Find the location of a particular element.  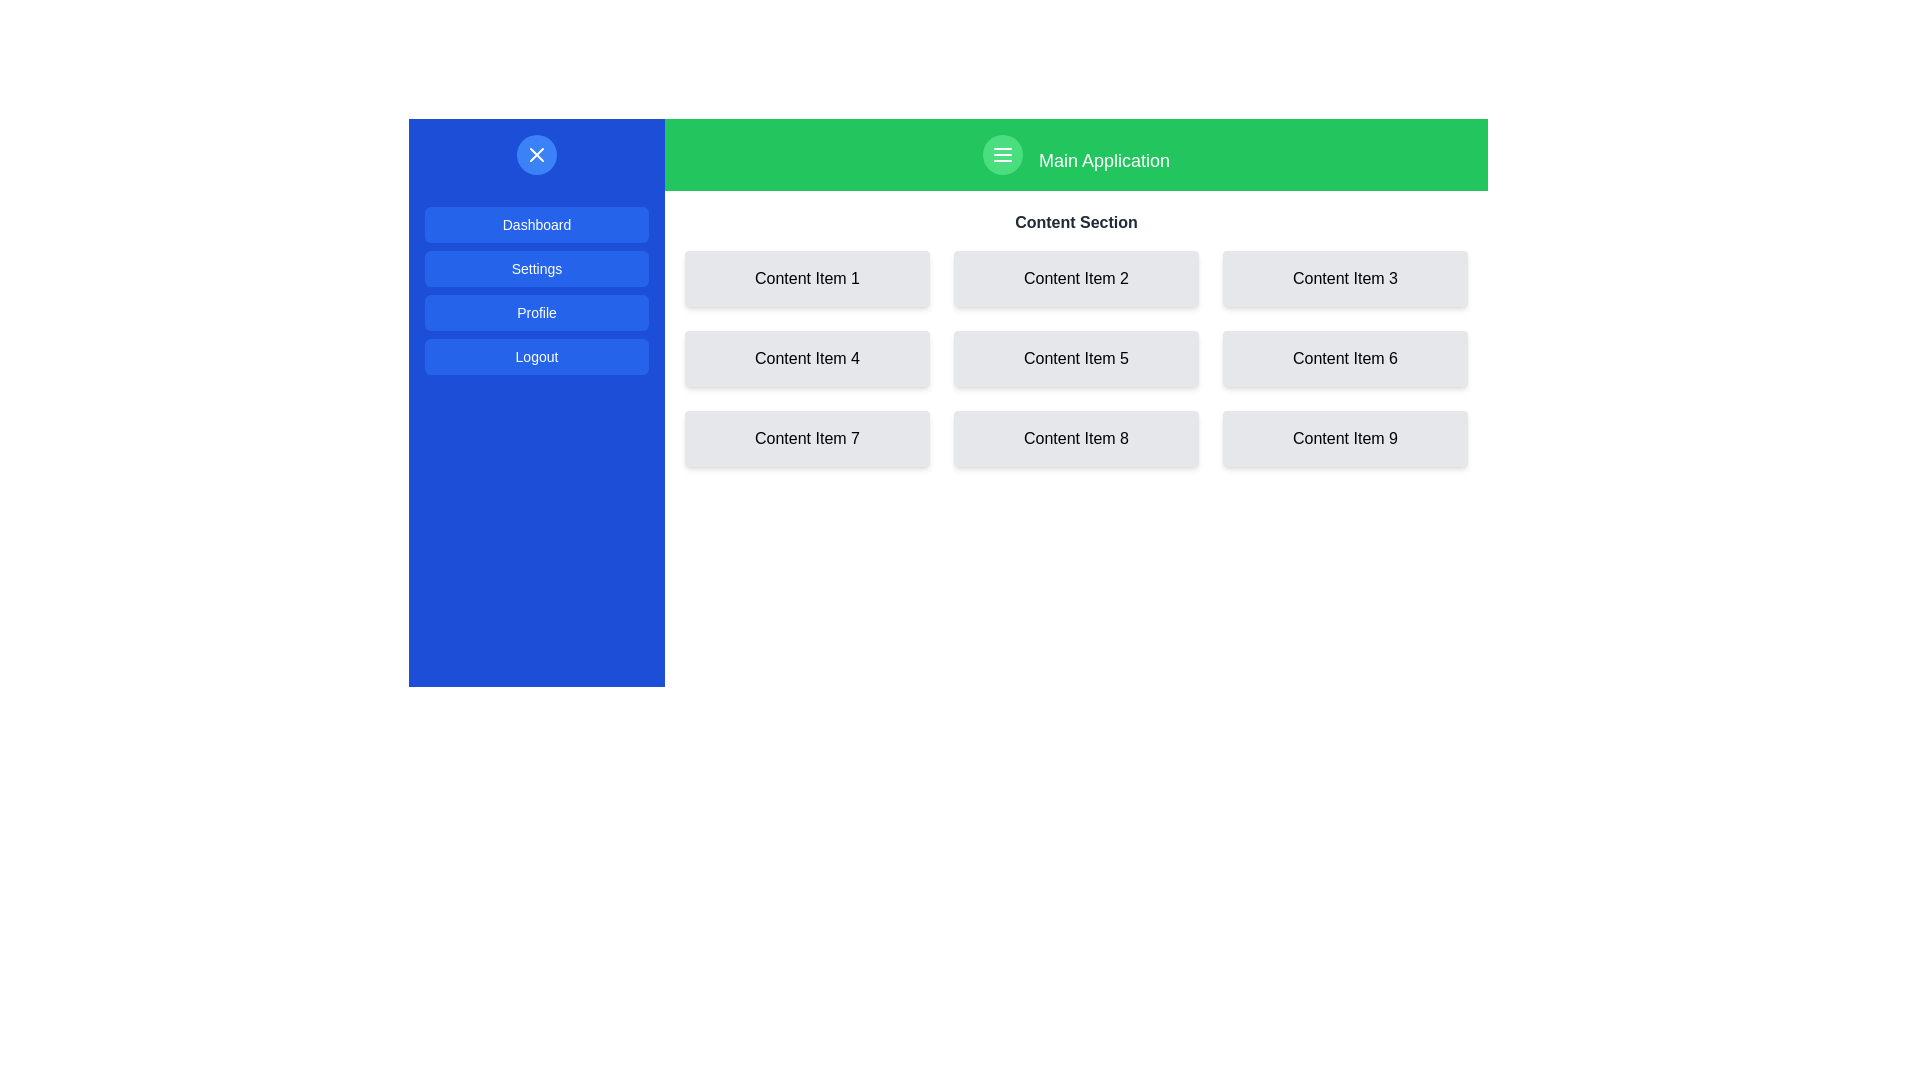

text content of the heading or title Text label located in the center-right area of the green header bar, aligned horizontally to the menu icon is located at coordinates (1103, 160).